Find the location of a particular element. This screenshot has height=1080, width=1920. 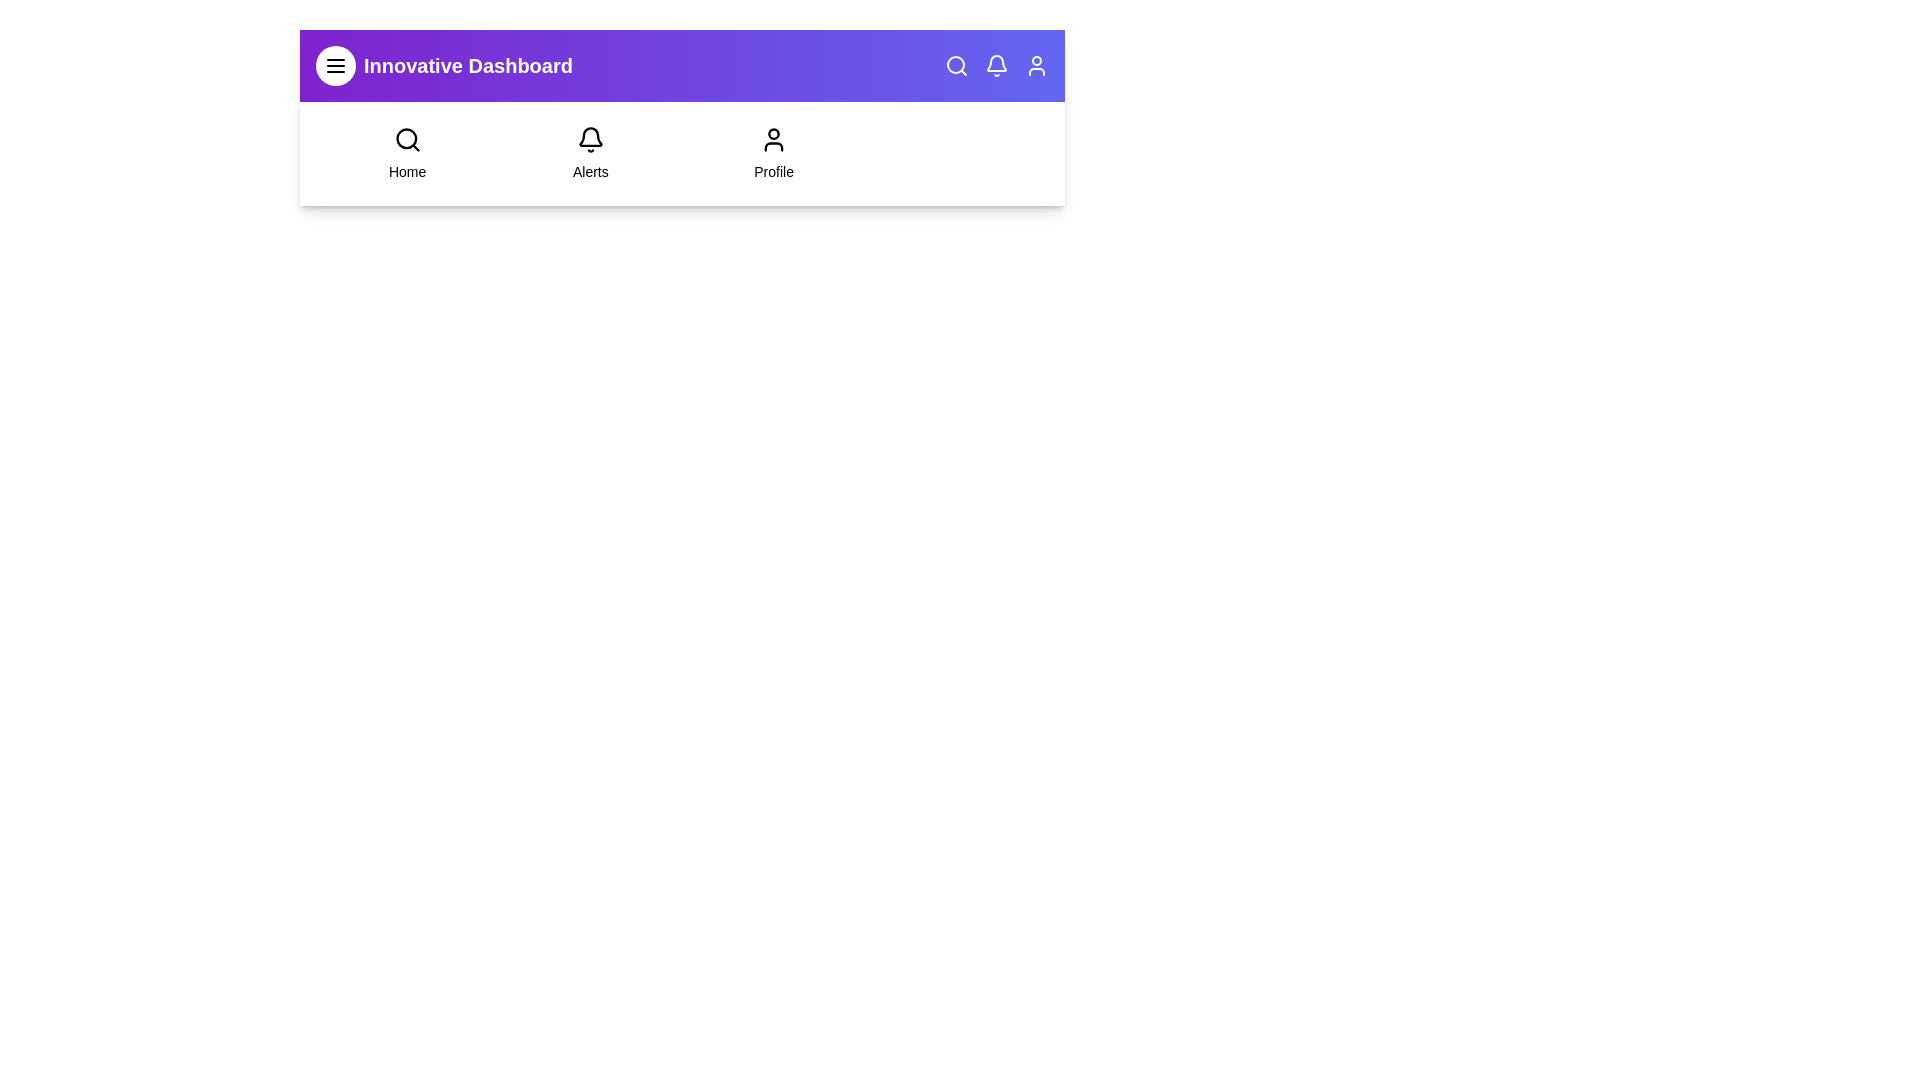

the 'Profile' icon in the navigation bar is located at coordinates (1036, 64).